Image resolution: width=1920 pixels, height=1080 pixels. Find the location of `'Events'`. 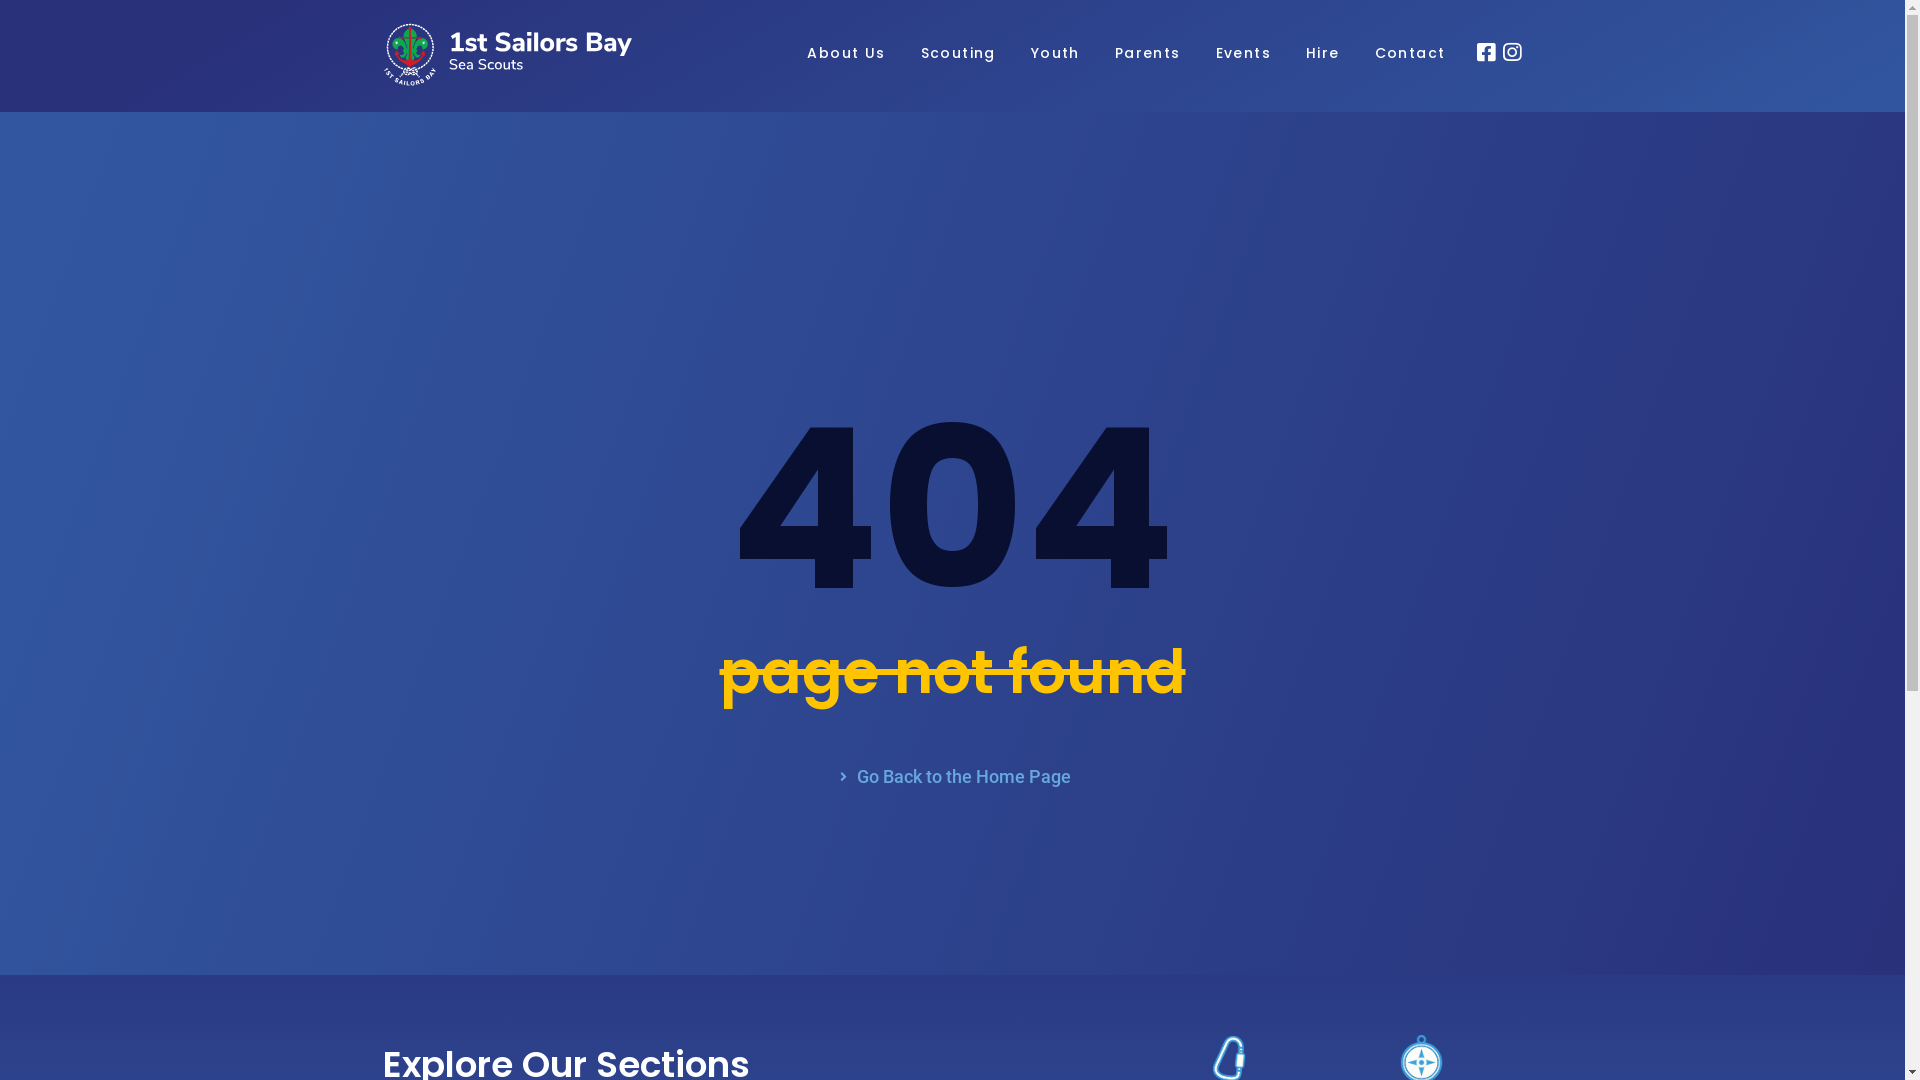

'Events' is located at coordinates (1214, 53).